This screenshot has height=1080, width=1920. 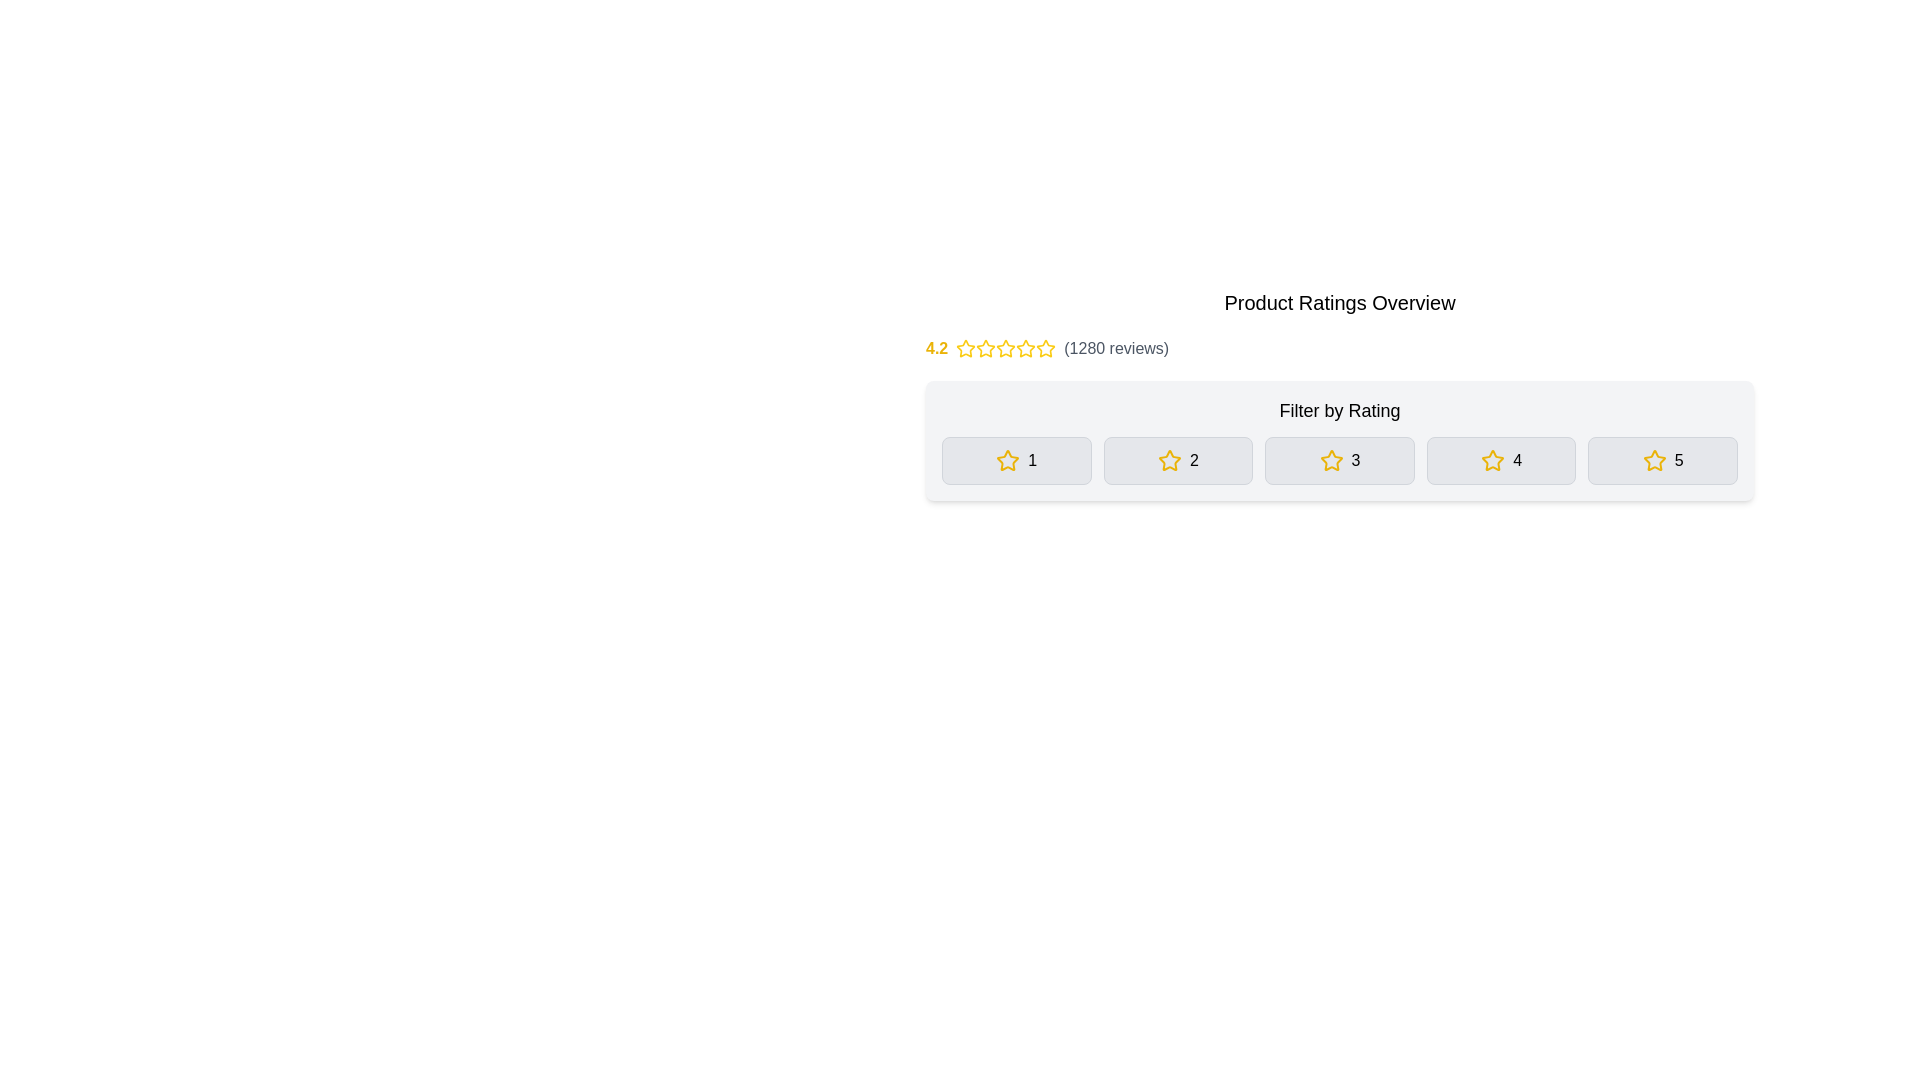 What do you see at coordinates (1045, 347) in the screenshot?
I see `the fourth star icon in the rating system, which is outlined in yellow with a white core, located in the top center area of the interface` at bounding box center [1045, 347].